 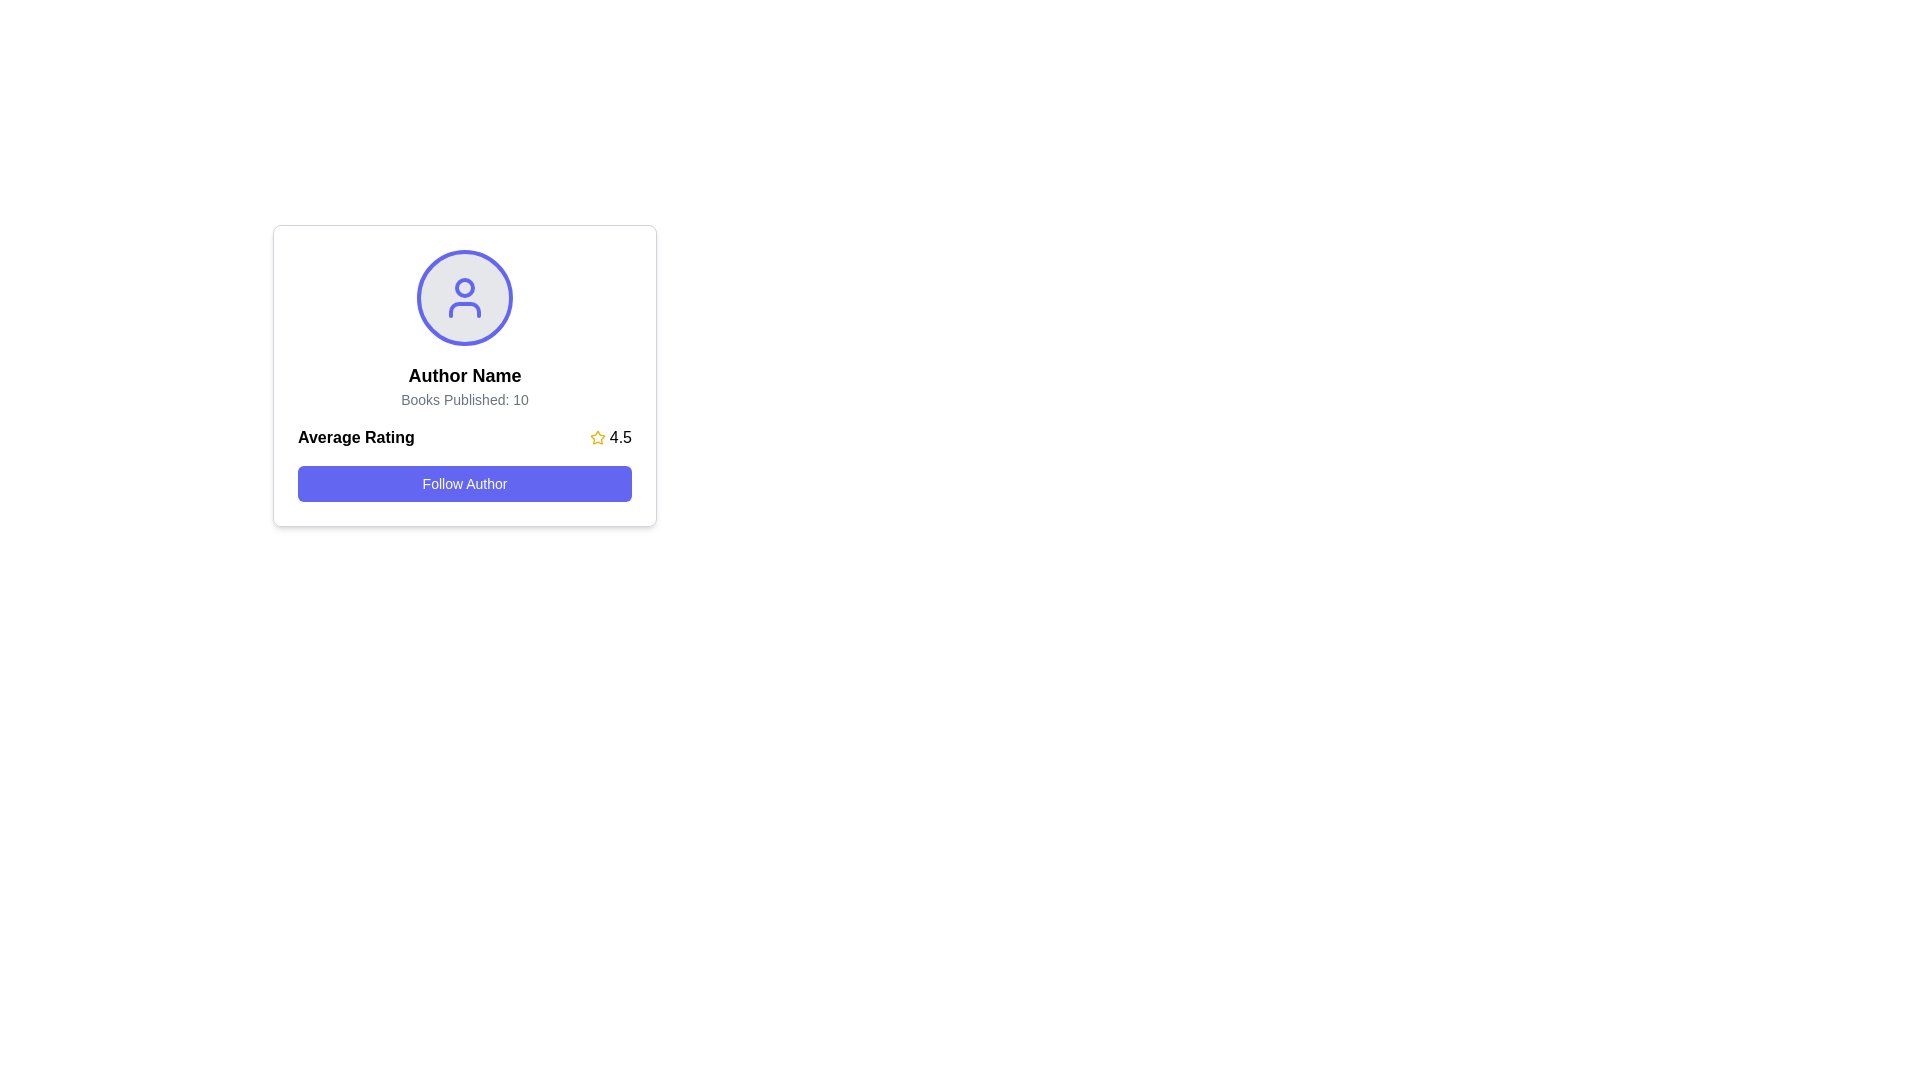 I want to click on the Text Label that provides information on the number of books published by the author, located directly under the 'Author Name' heading within the profile card, so click(x=464, y=400).